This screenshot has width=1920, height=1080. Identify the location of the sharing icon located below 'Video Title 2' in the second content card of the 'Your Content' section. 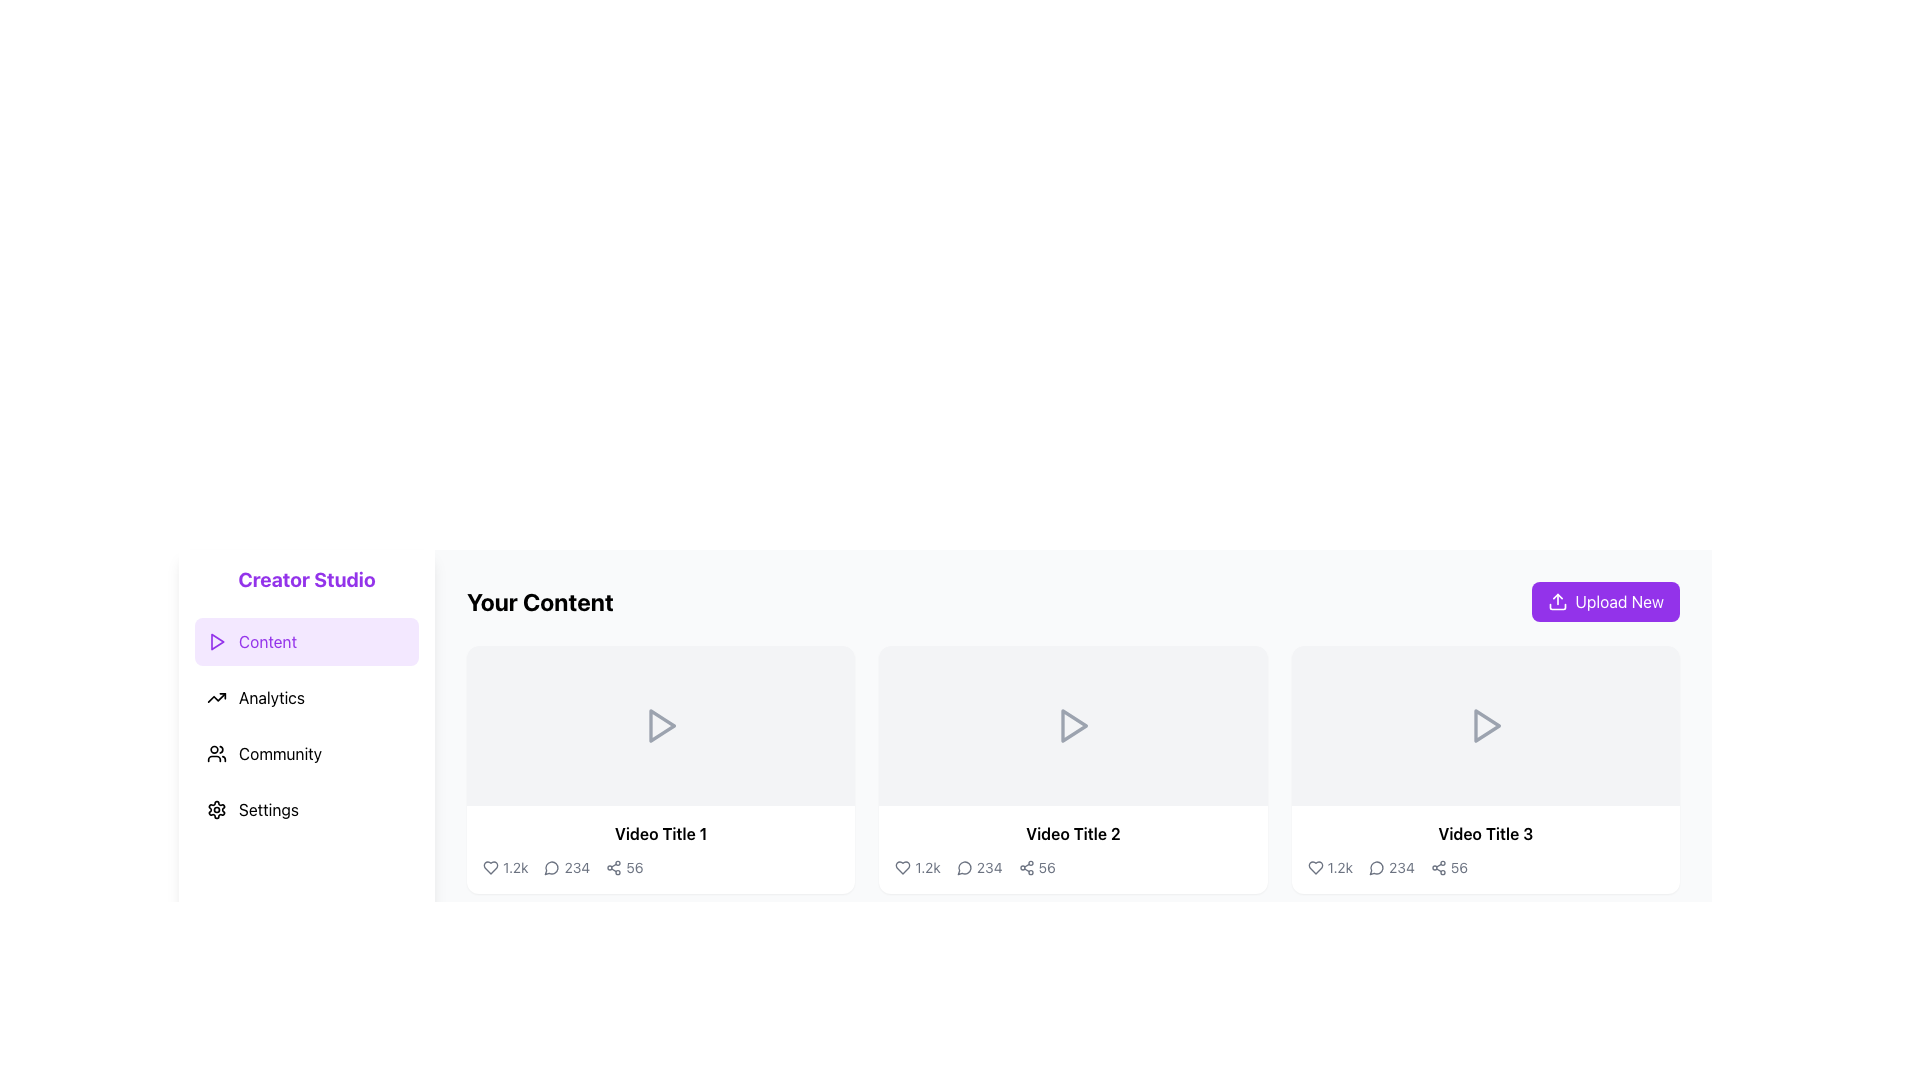
(1026, 866).